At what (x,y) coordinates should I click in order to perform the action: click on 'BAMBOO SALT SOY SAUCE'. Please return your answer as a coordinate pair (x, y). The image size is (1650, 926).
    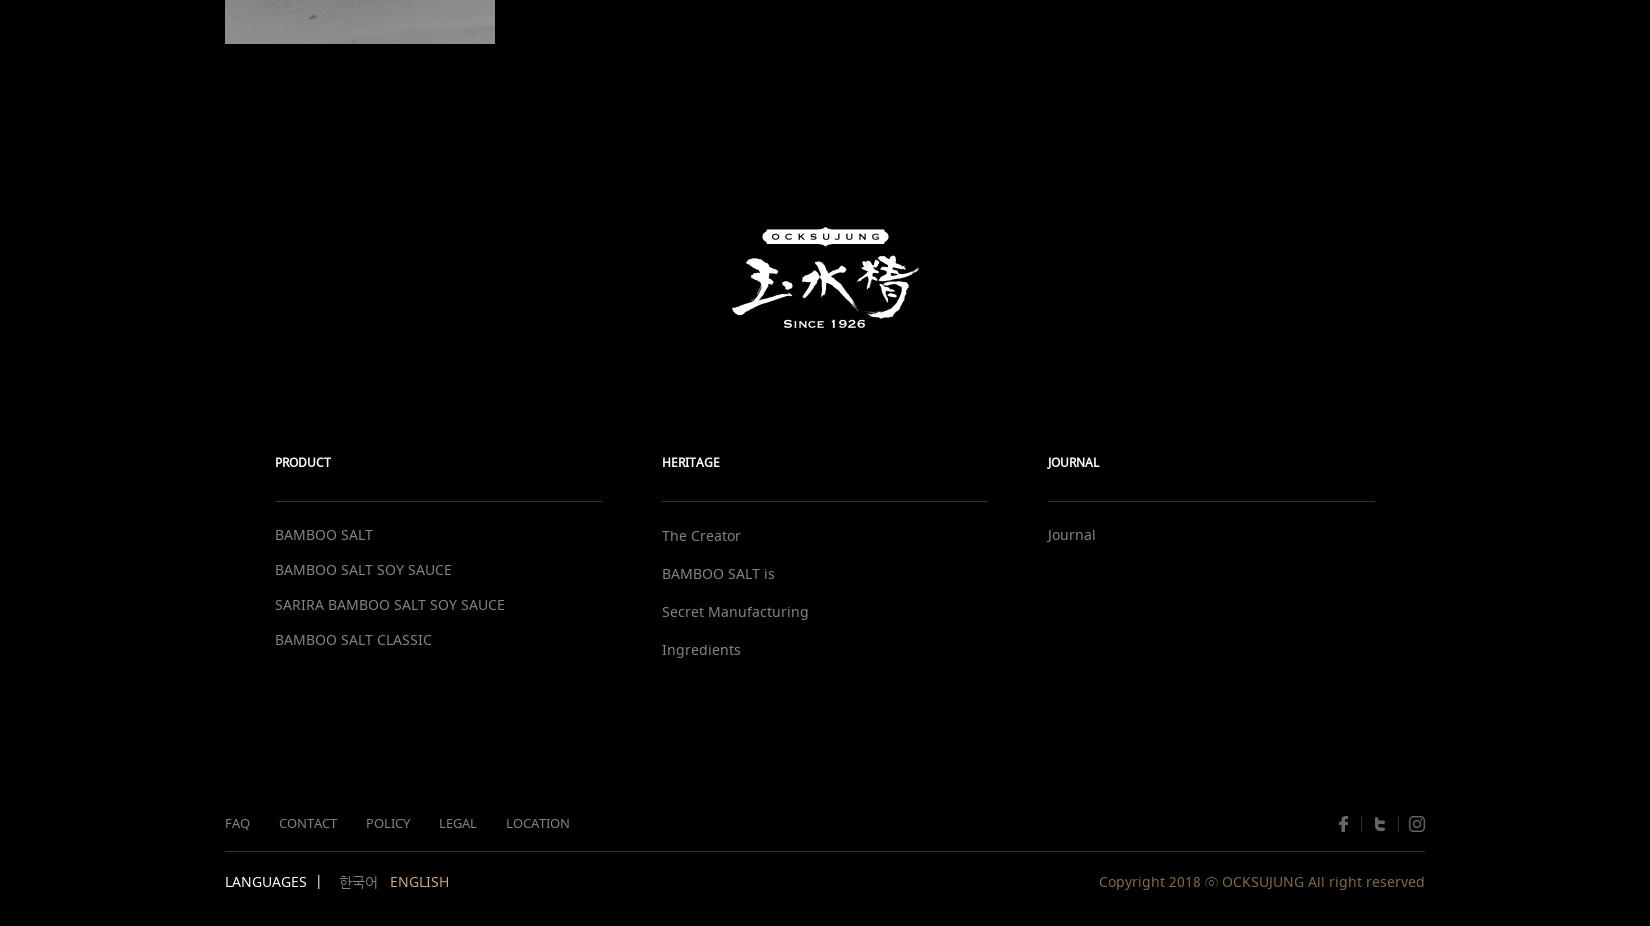
    Looking at the image, I should click on (275, 568).